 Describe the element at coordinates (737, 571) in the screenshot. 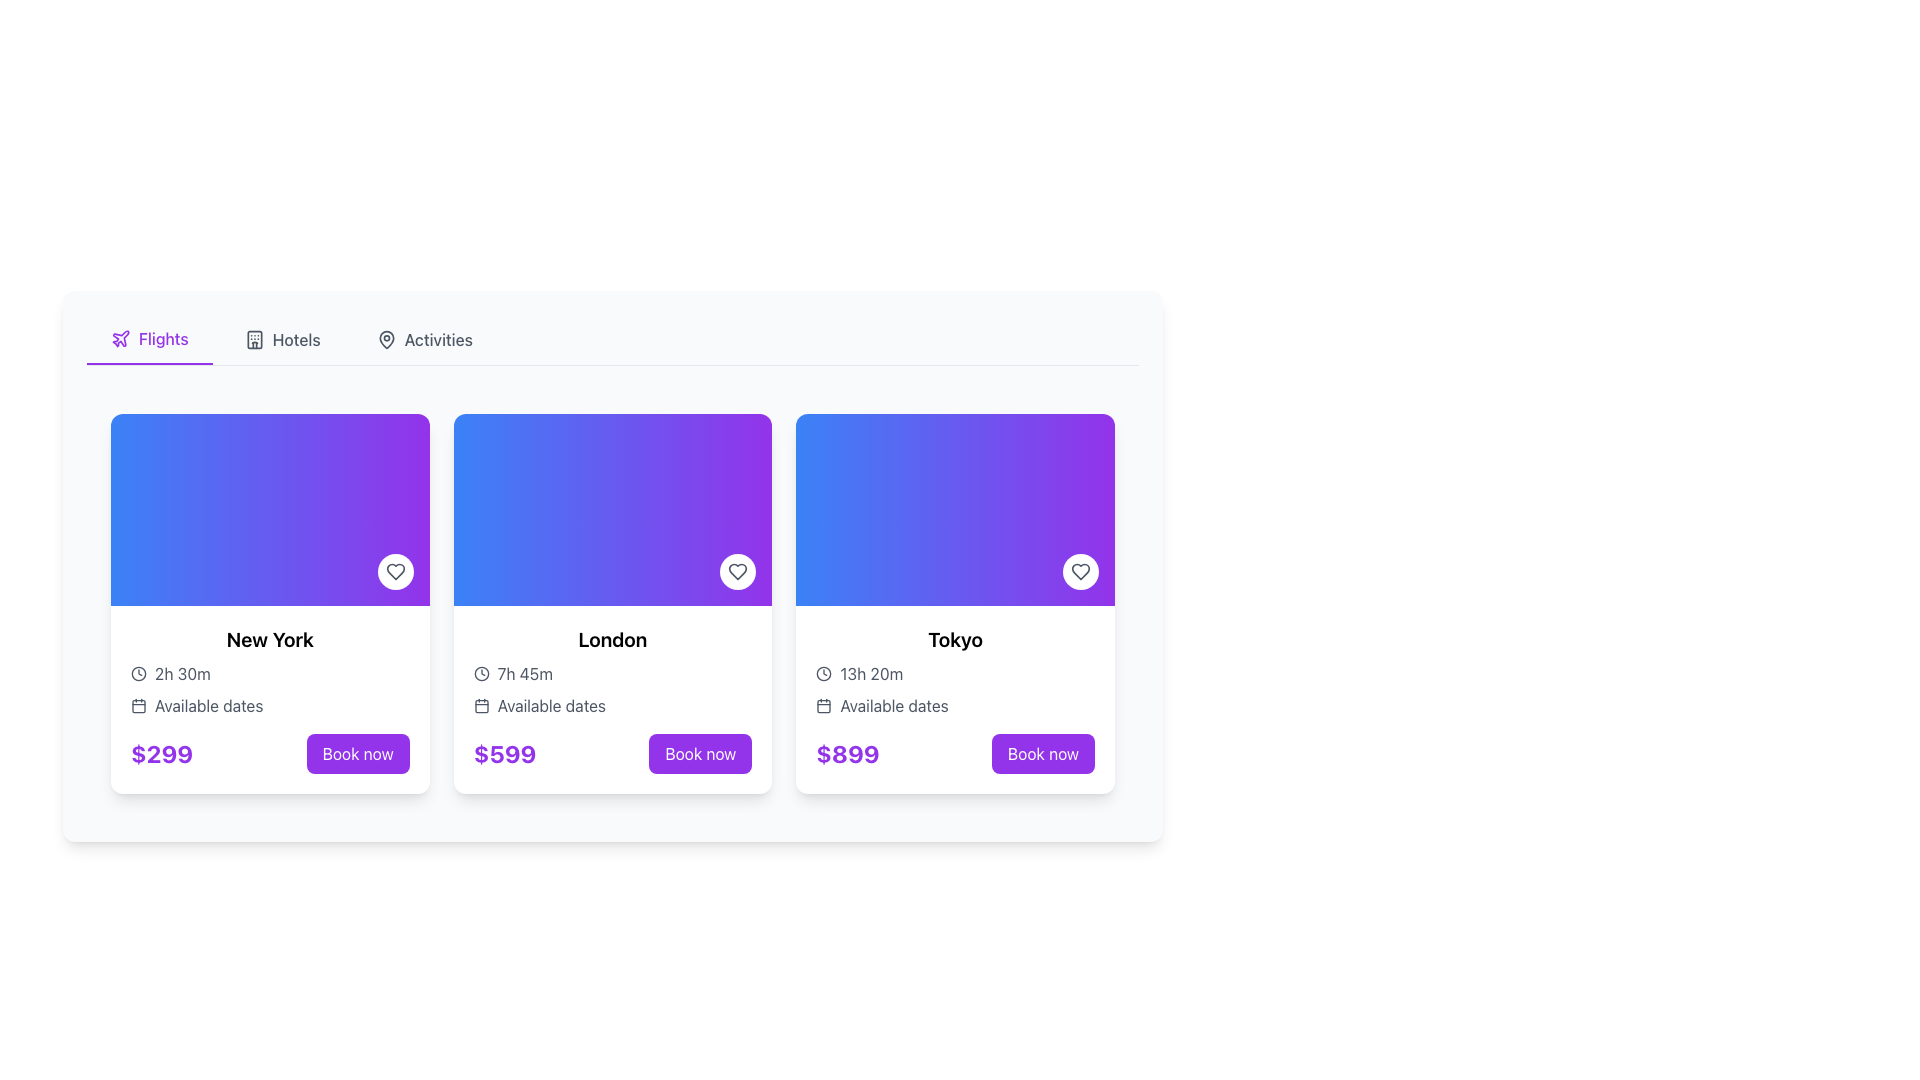

I see `the heart-shaped icon button located in the upper-right corner of the 'London' card` at that location.